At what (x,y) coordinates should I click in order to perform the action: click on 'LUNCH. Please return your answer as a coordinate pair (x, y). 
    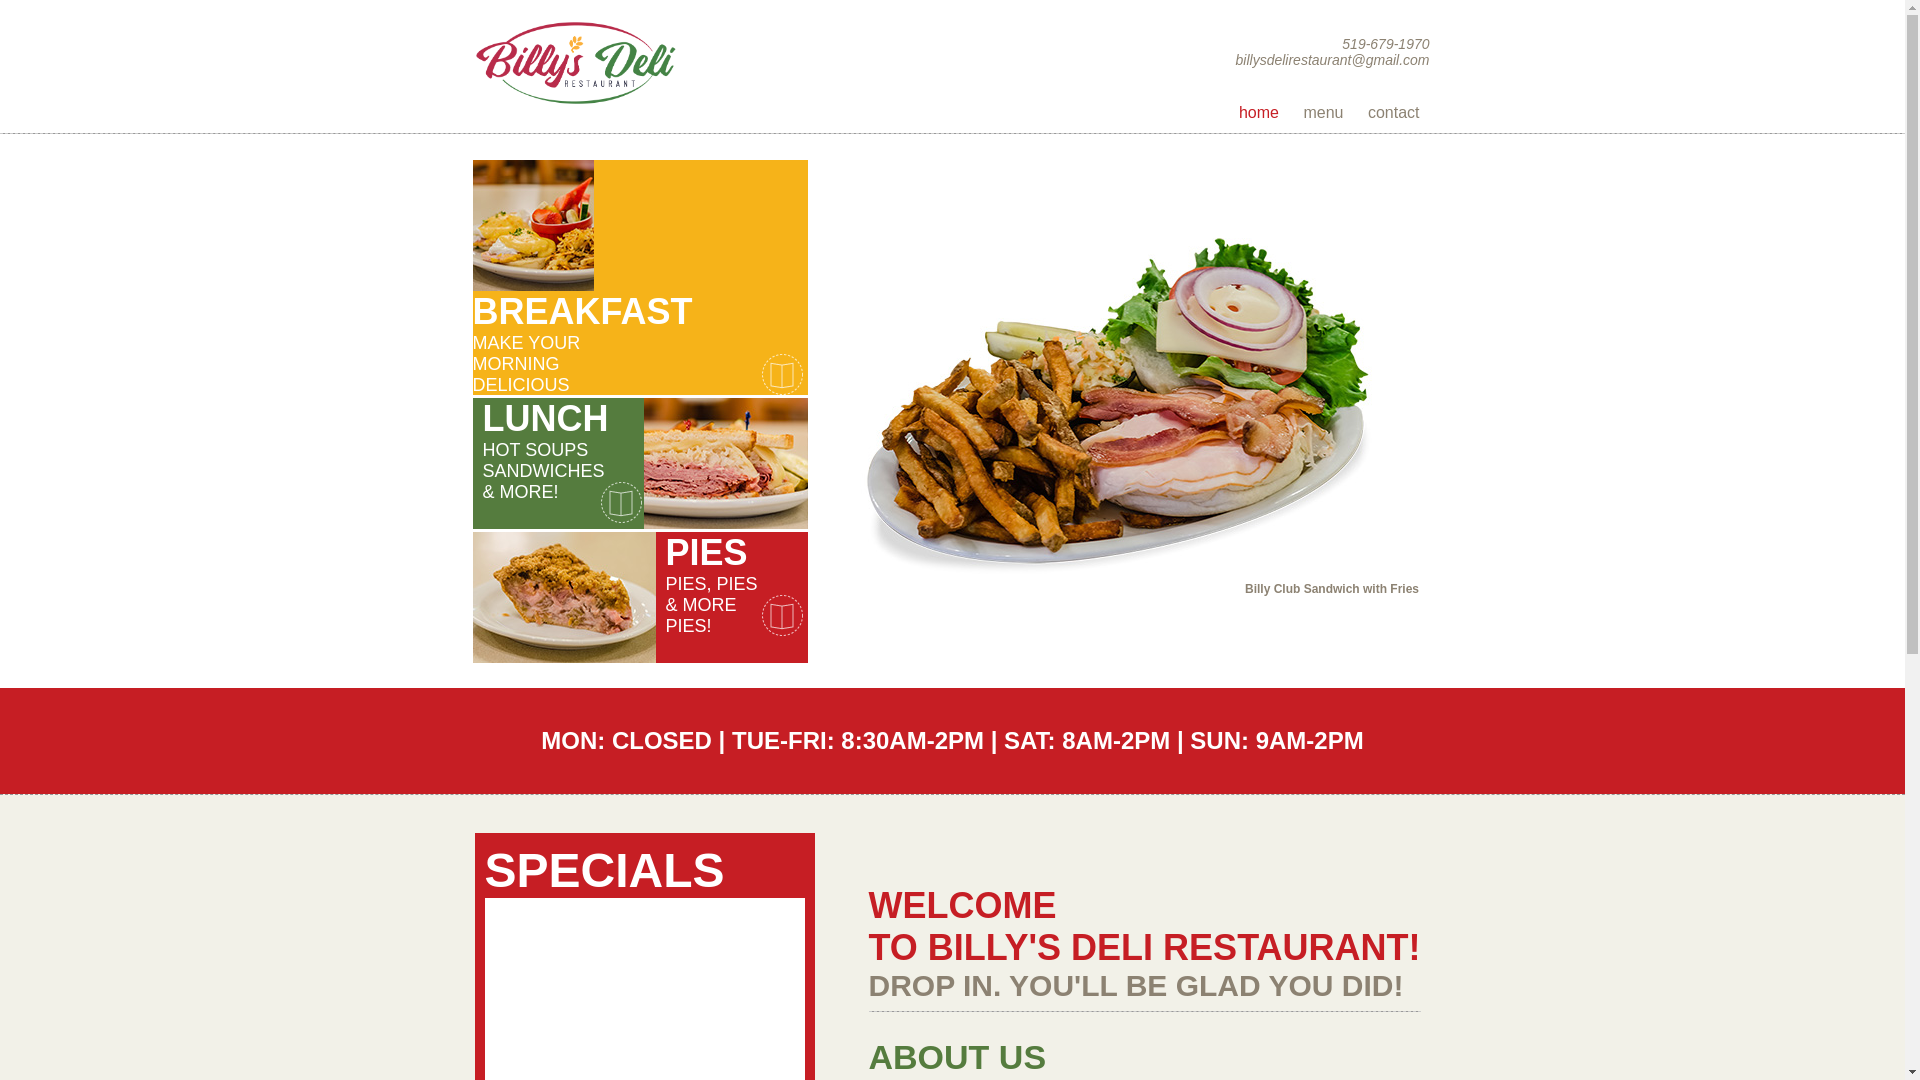
    Looking at the image, I should click on (644, 462).